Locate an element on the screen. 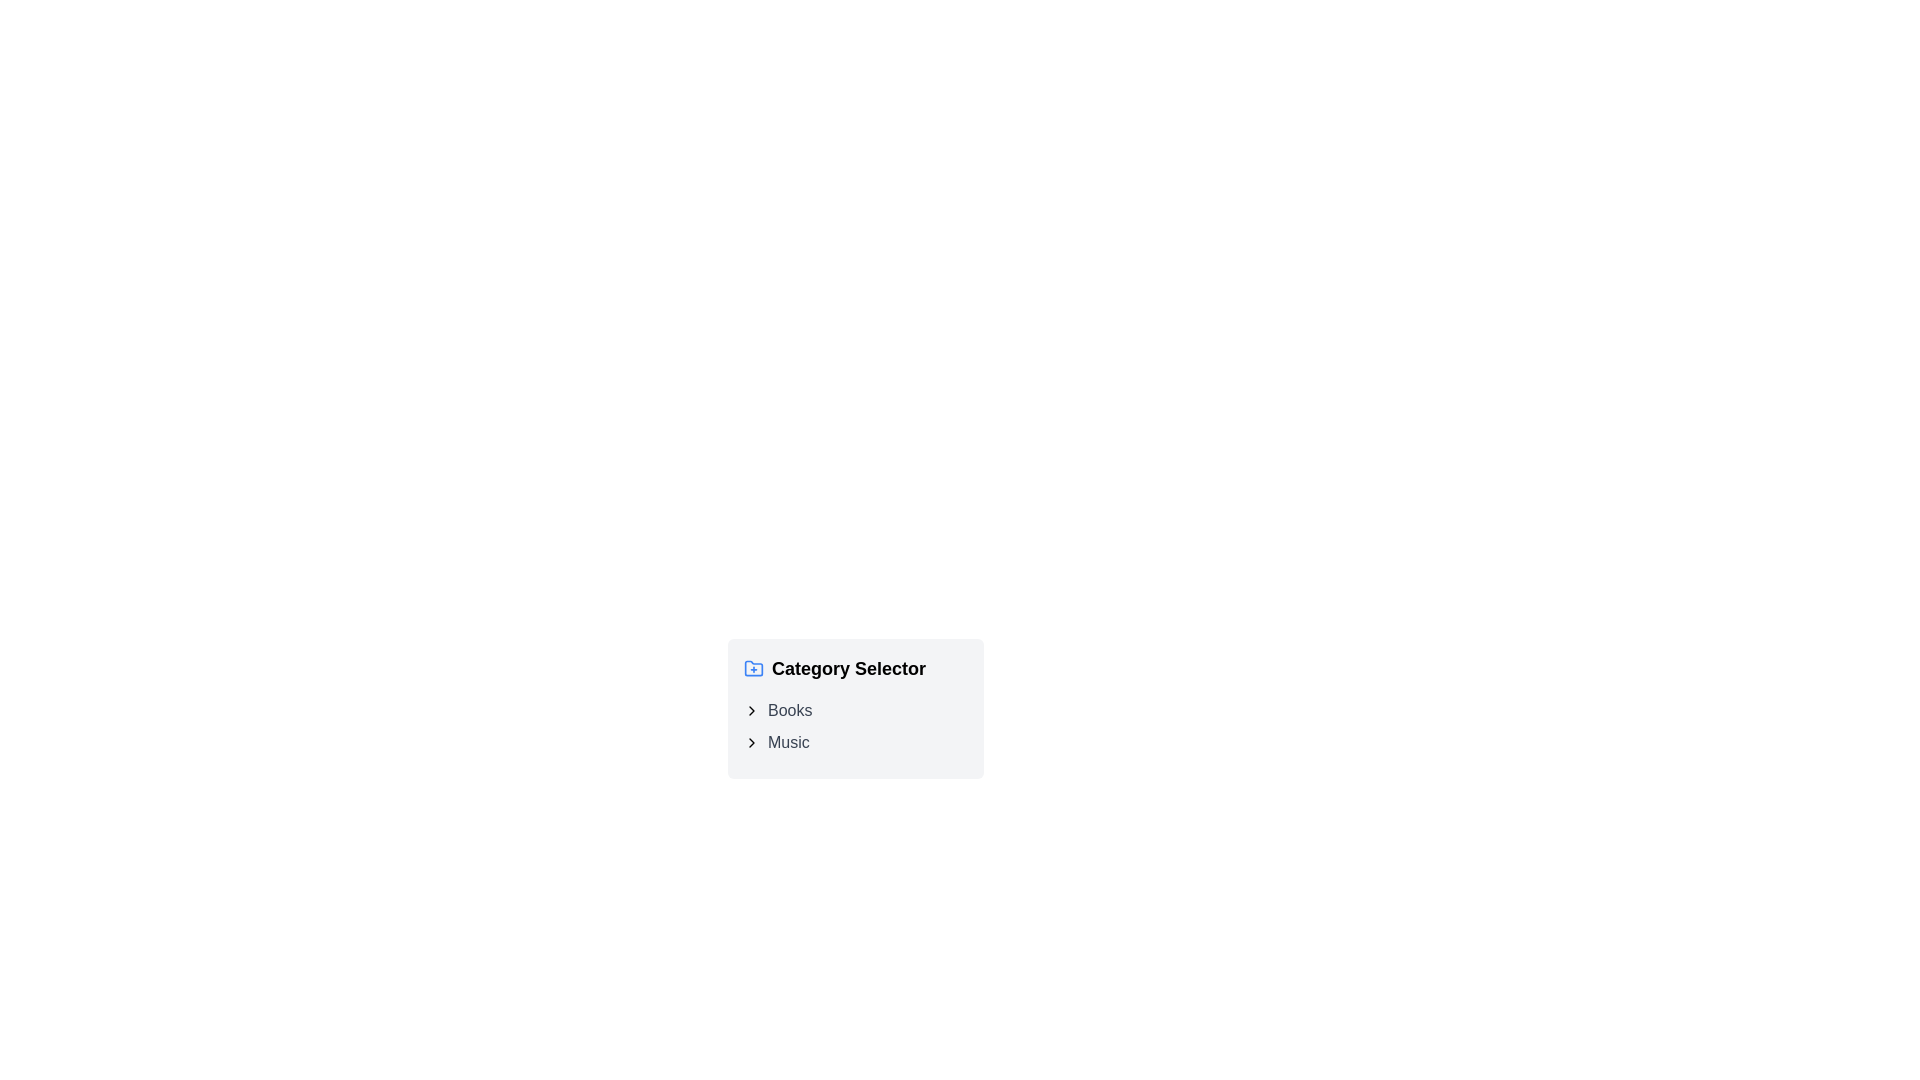 This screenshot has height=1080, width=1920. the 'Category Selector' label, which is a bold, black text next to a folder icon with a blue plus sign, located at the top section of a light gray panel is located at coordinates (855, 668).